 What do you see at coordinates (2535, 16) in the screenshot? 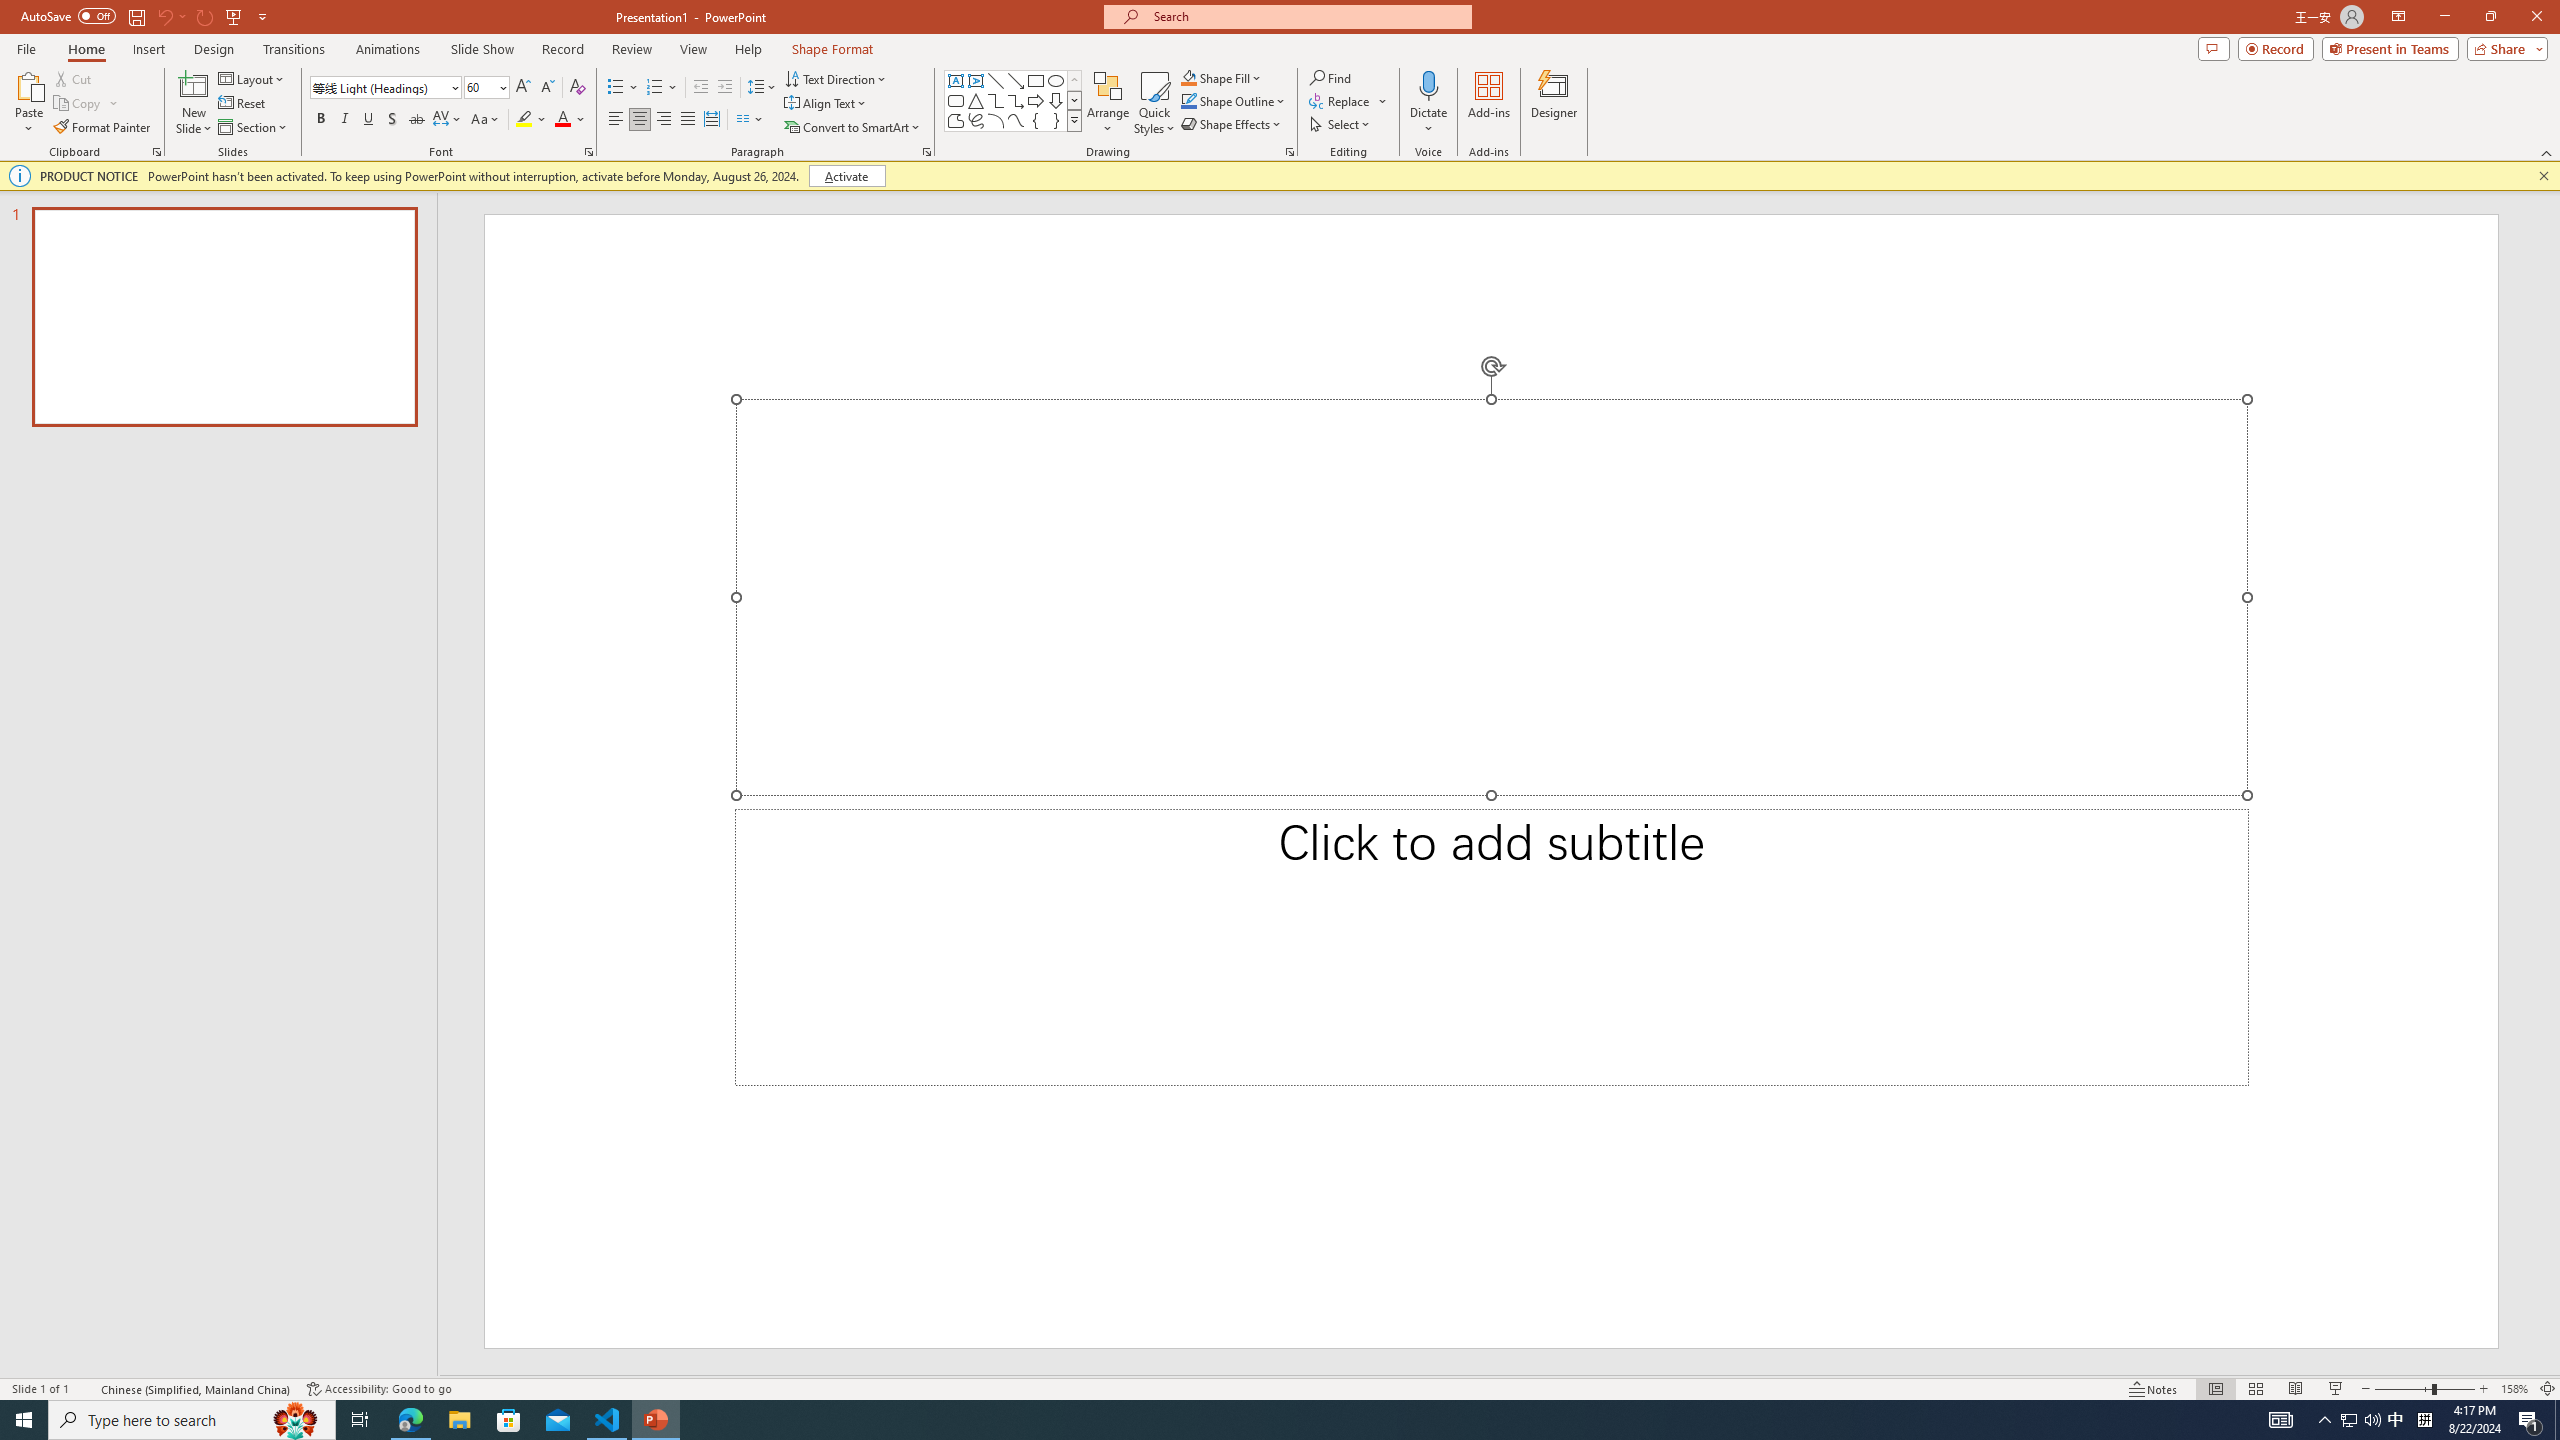
I see `'Close'` at bounding box center [2535, 16].